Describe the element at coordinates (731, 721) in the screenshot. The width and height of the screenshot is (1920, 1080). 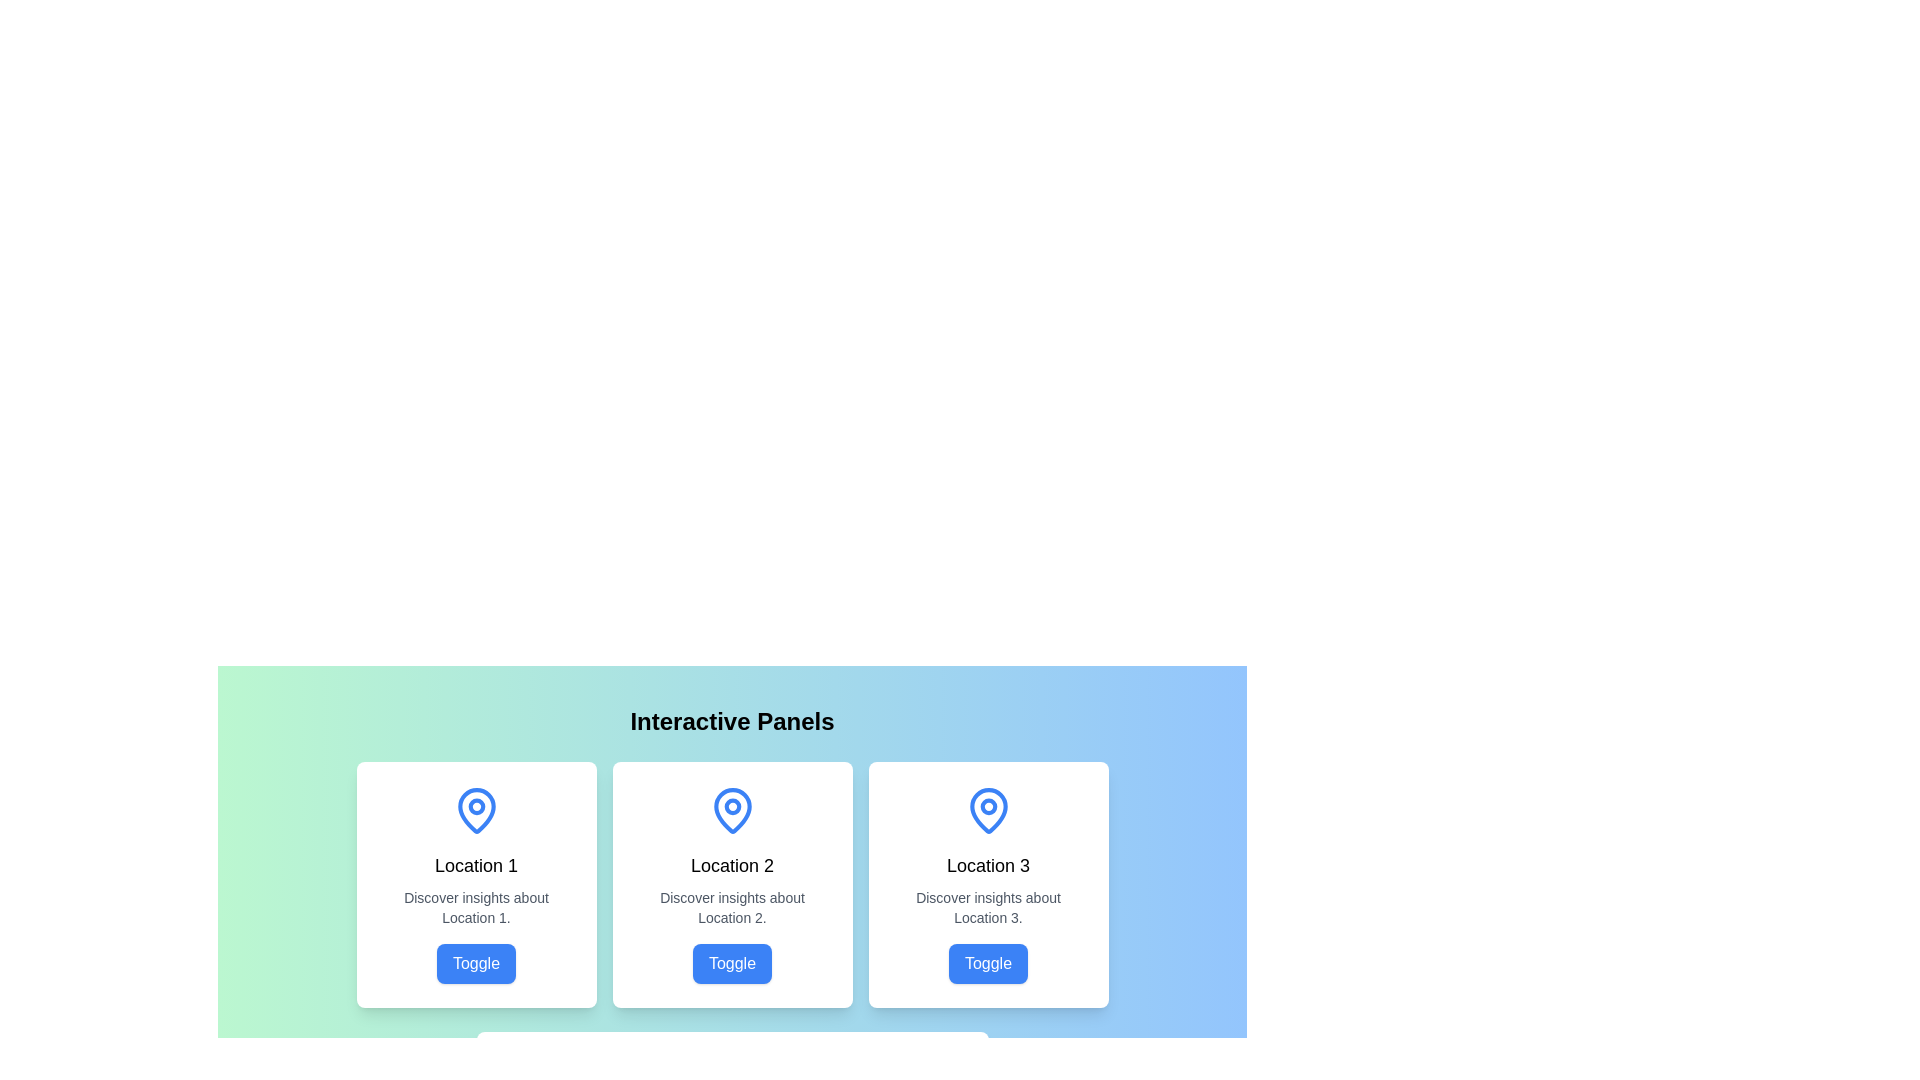
I see `text heading that introduces the interactive panels and provides context for the content, positioned at the top of the main content section` at that location.